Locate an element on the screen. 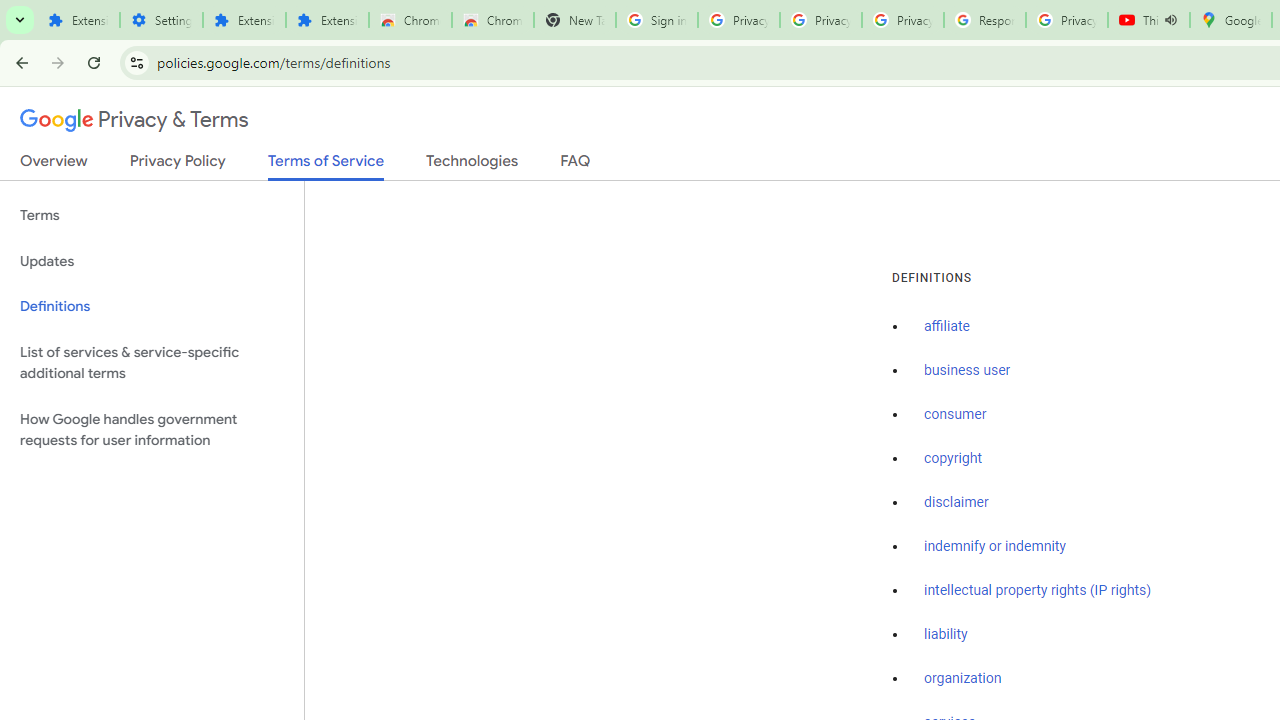  'Extensions' is located at coordinates (327, 20).